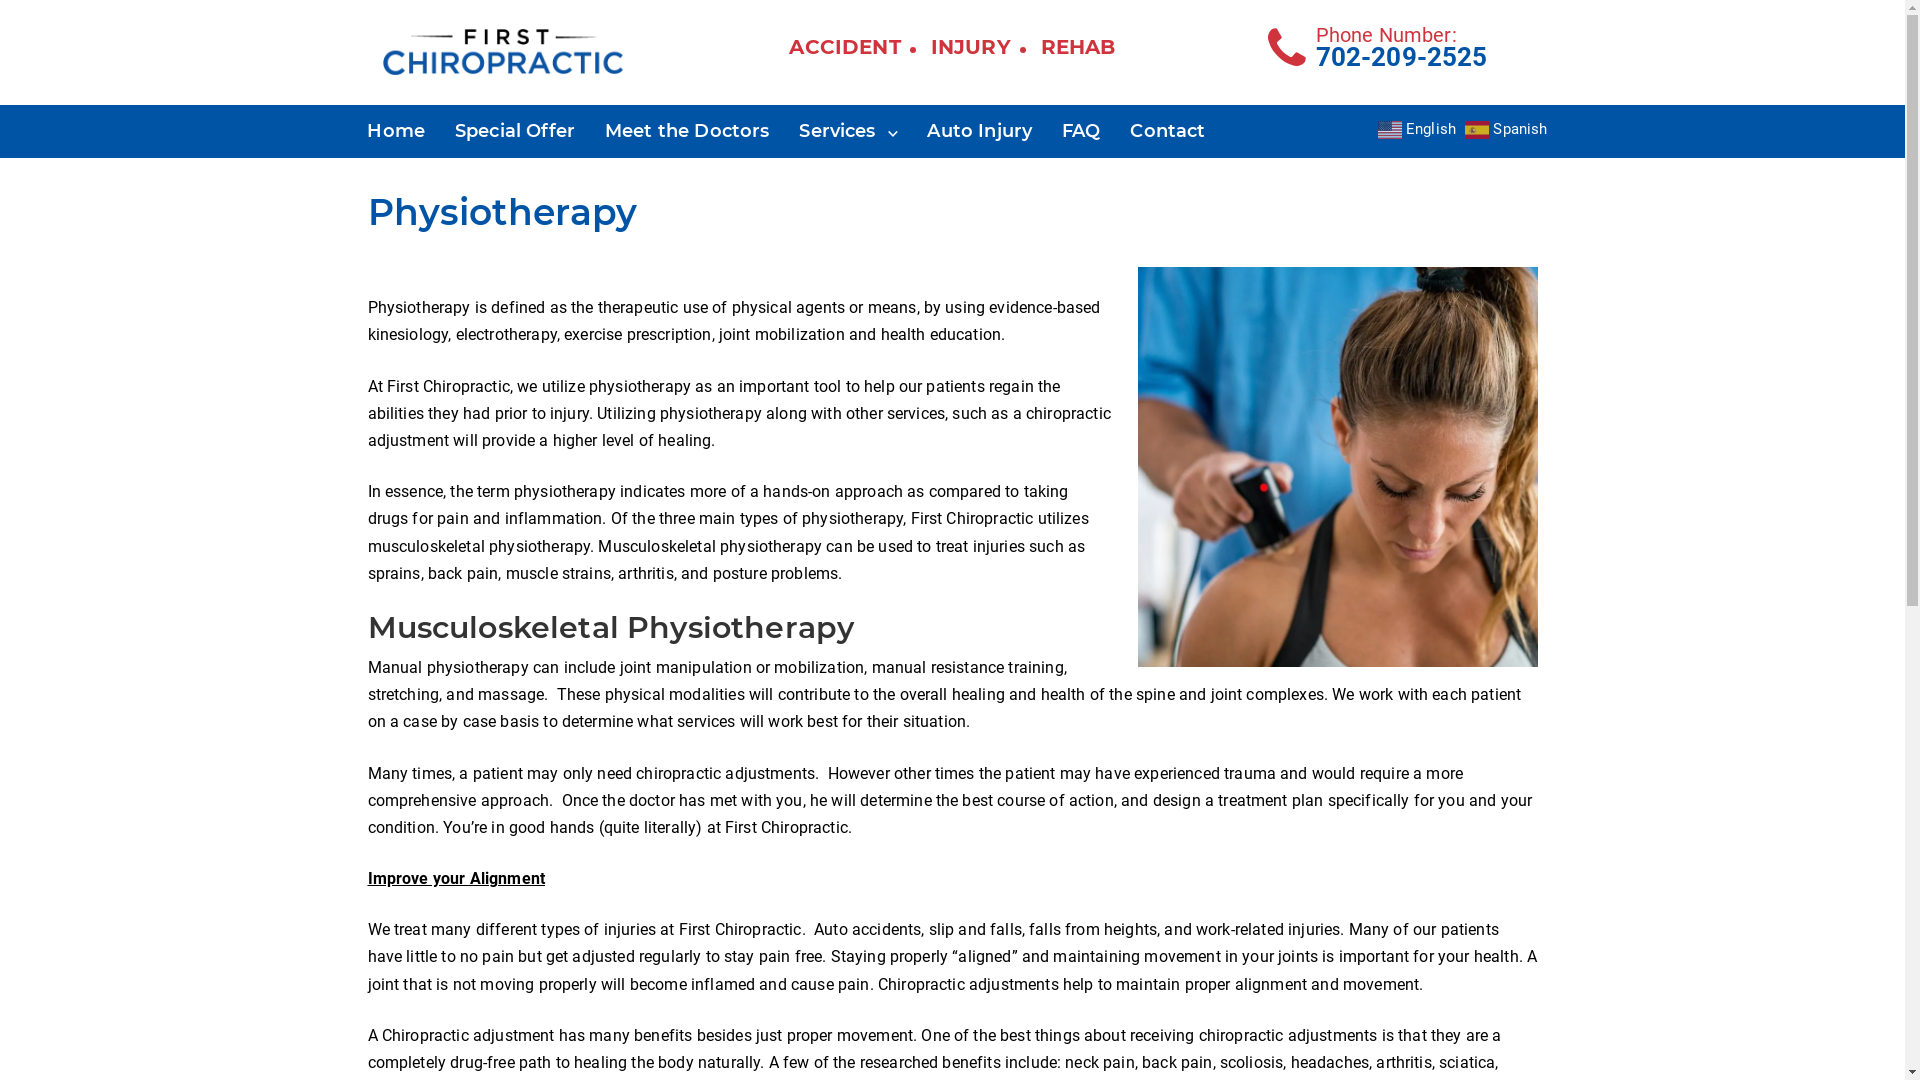 This screenshot has width=1920, height=1080. What do you see at coordinates (980, 131) in the screenshot?
I see `'Auto Injury'` at bounding box center [980, 131].